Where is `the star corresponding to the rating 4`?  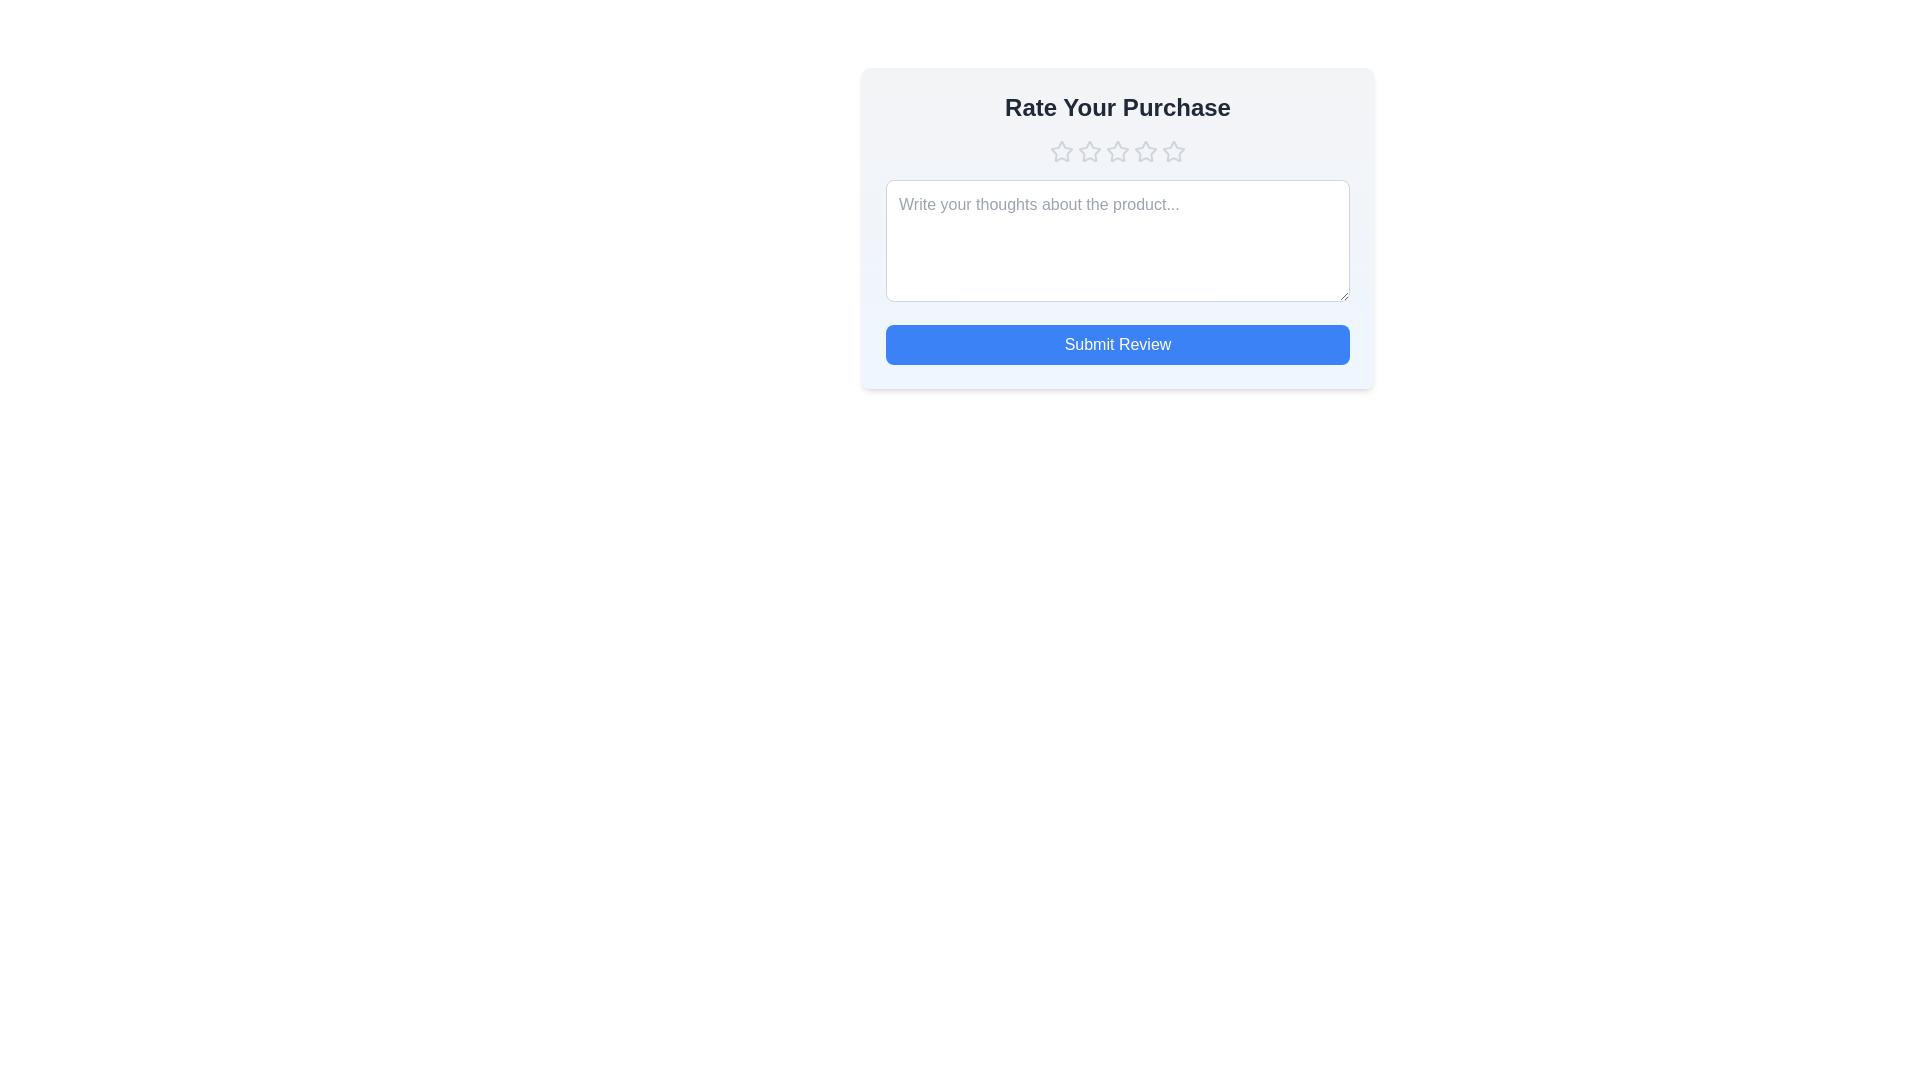 the star corresponding to the rating 4 is located at coordinates (1146, 150).